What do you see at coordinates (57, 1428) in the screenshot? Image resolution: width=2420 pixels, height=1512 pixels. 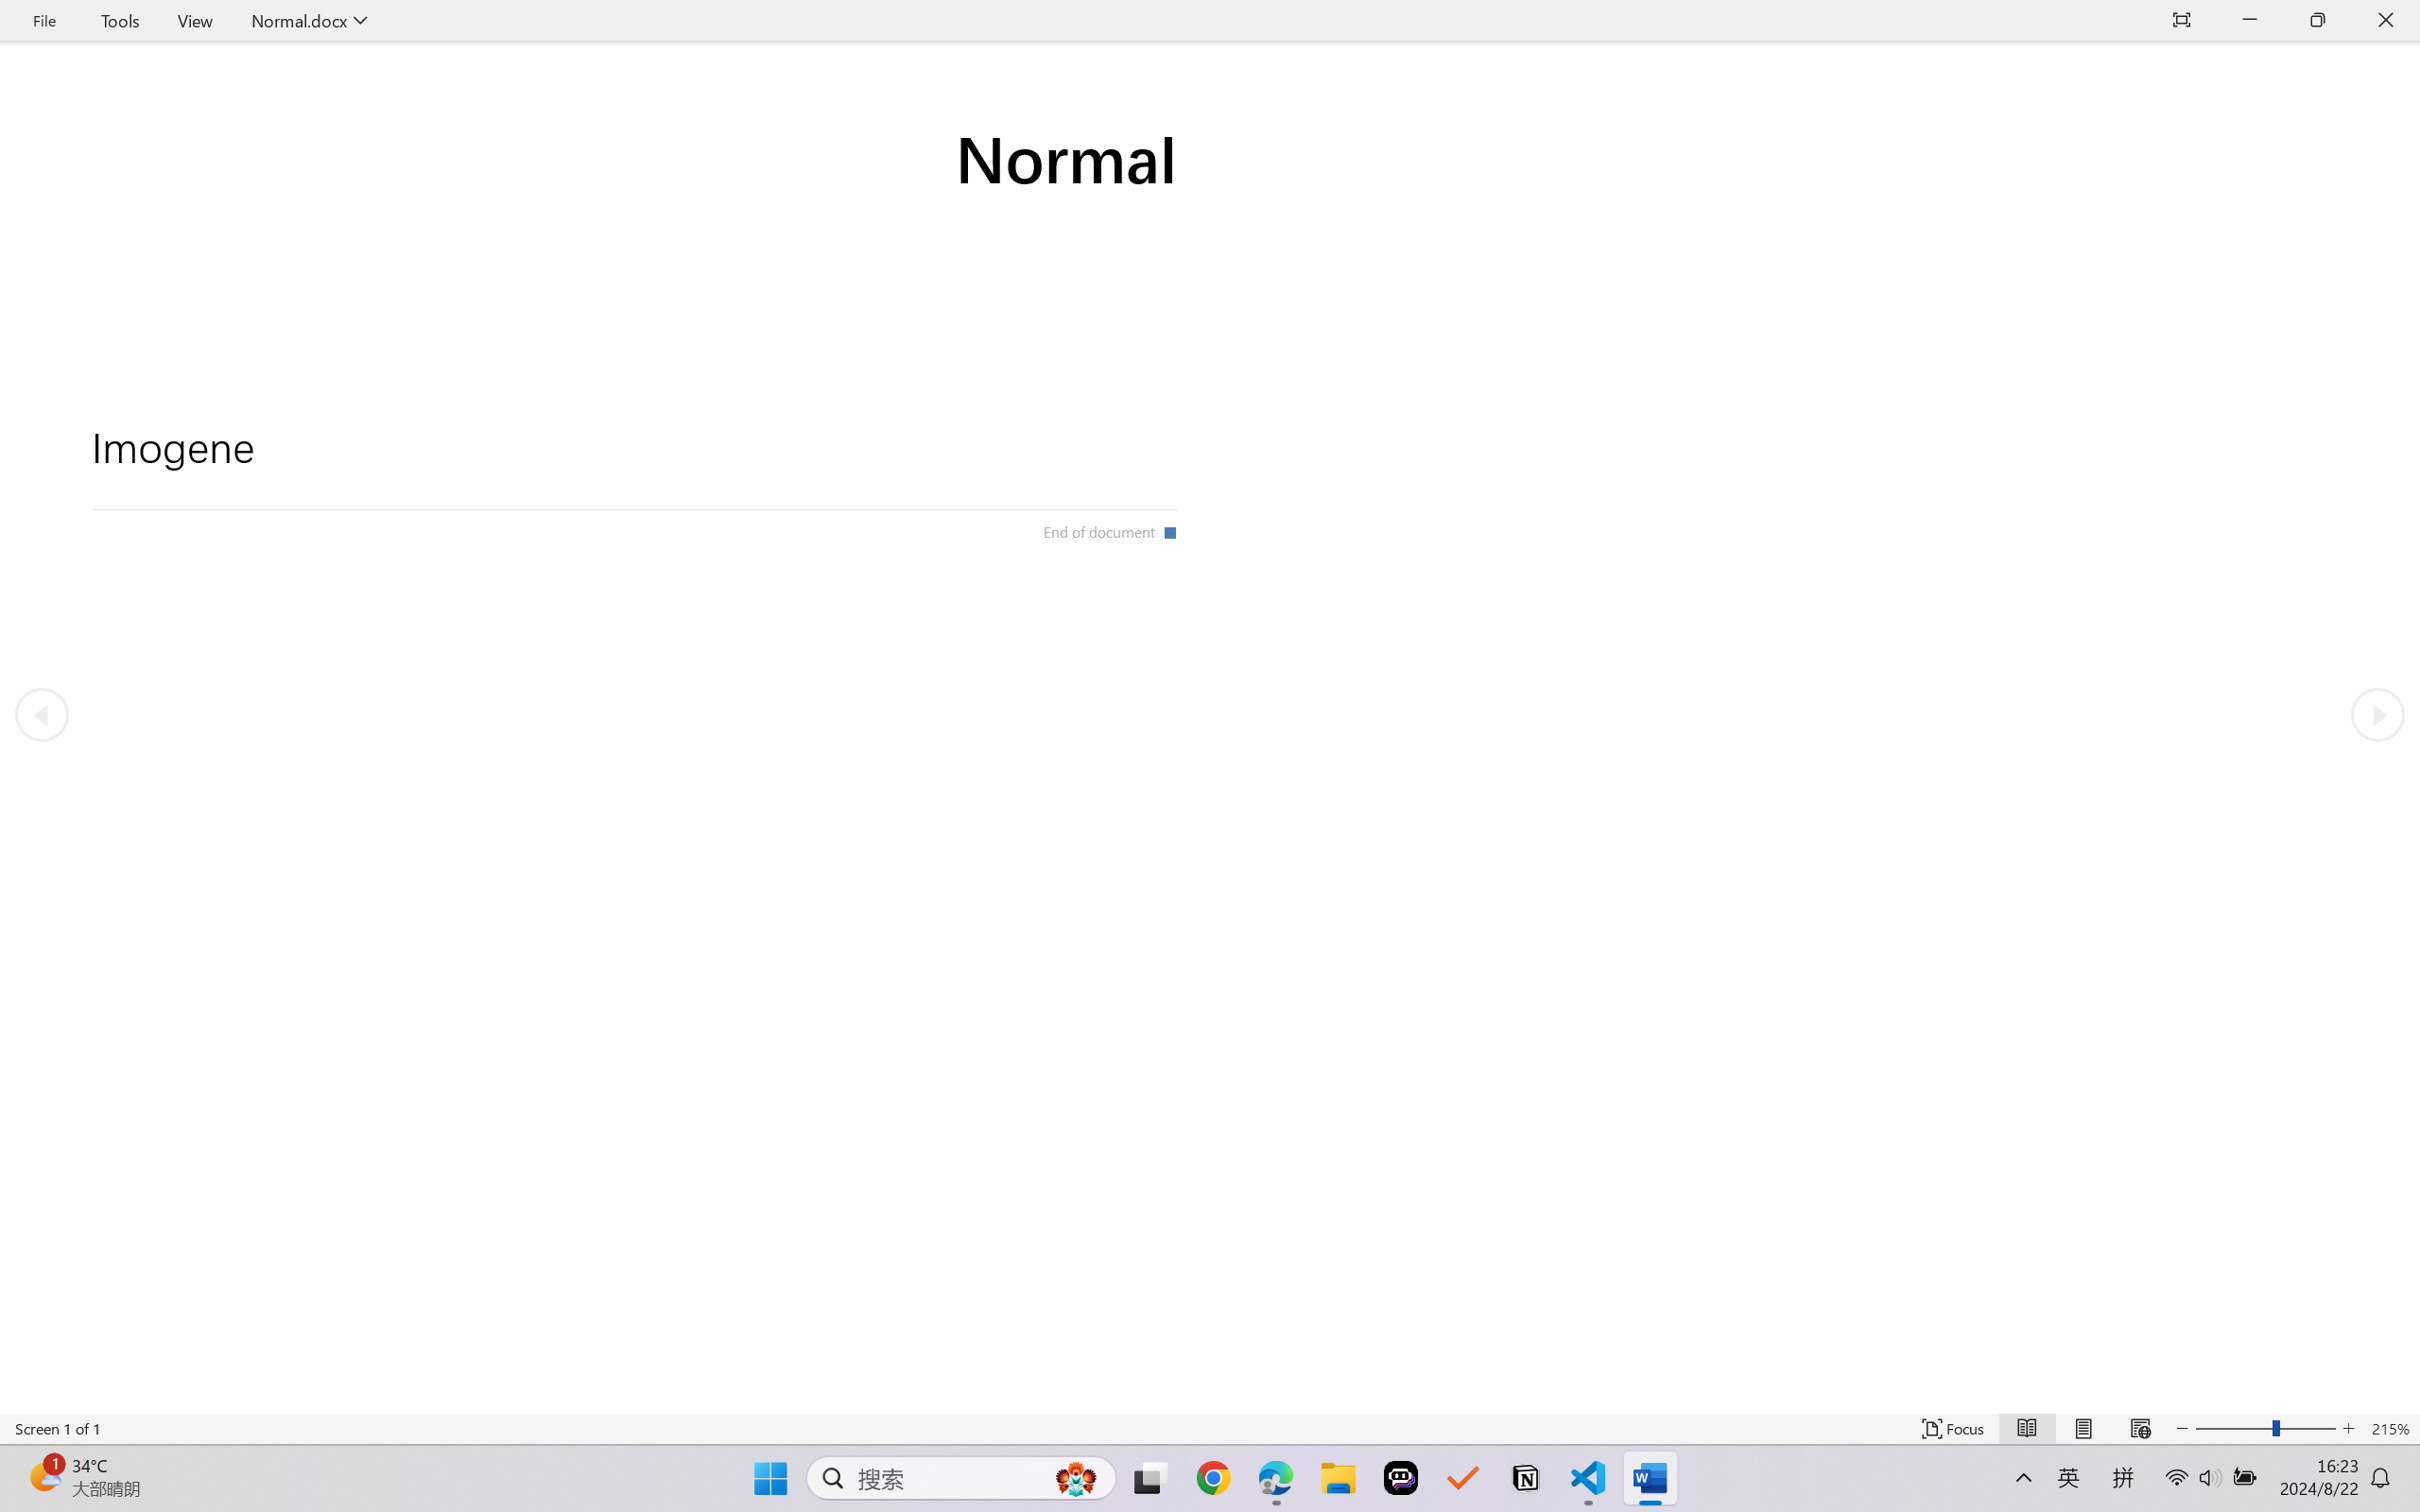 I see `'Page Number Screen 1 of 1 '` at bounding box center [57, 1428].